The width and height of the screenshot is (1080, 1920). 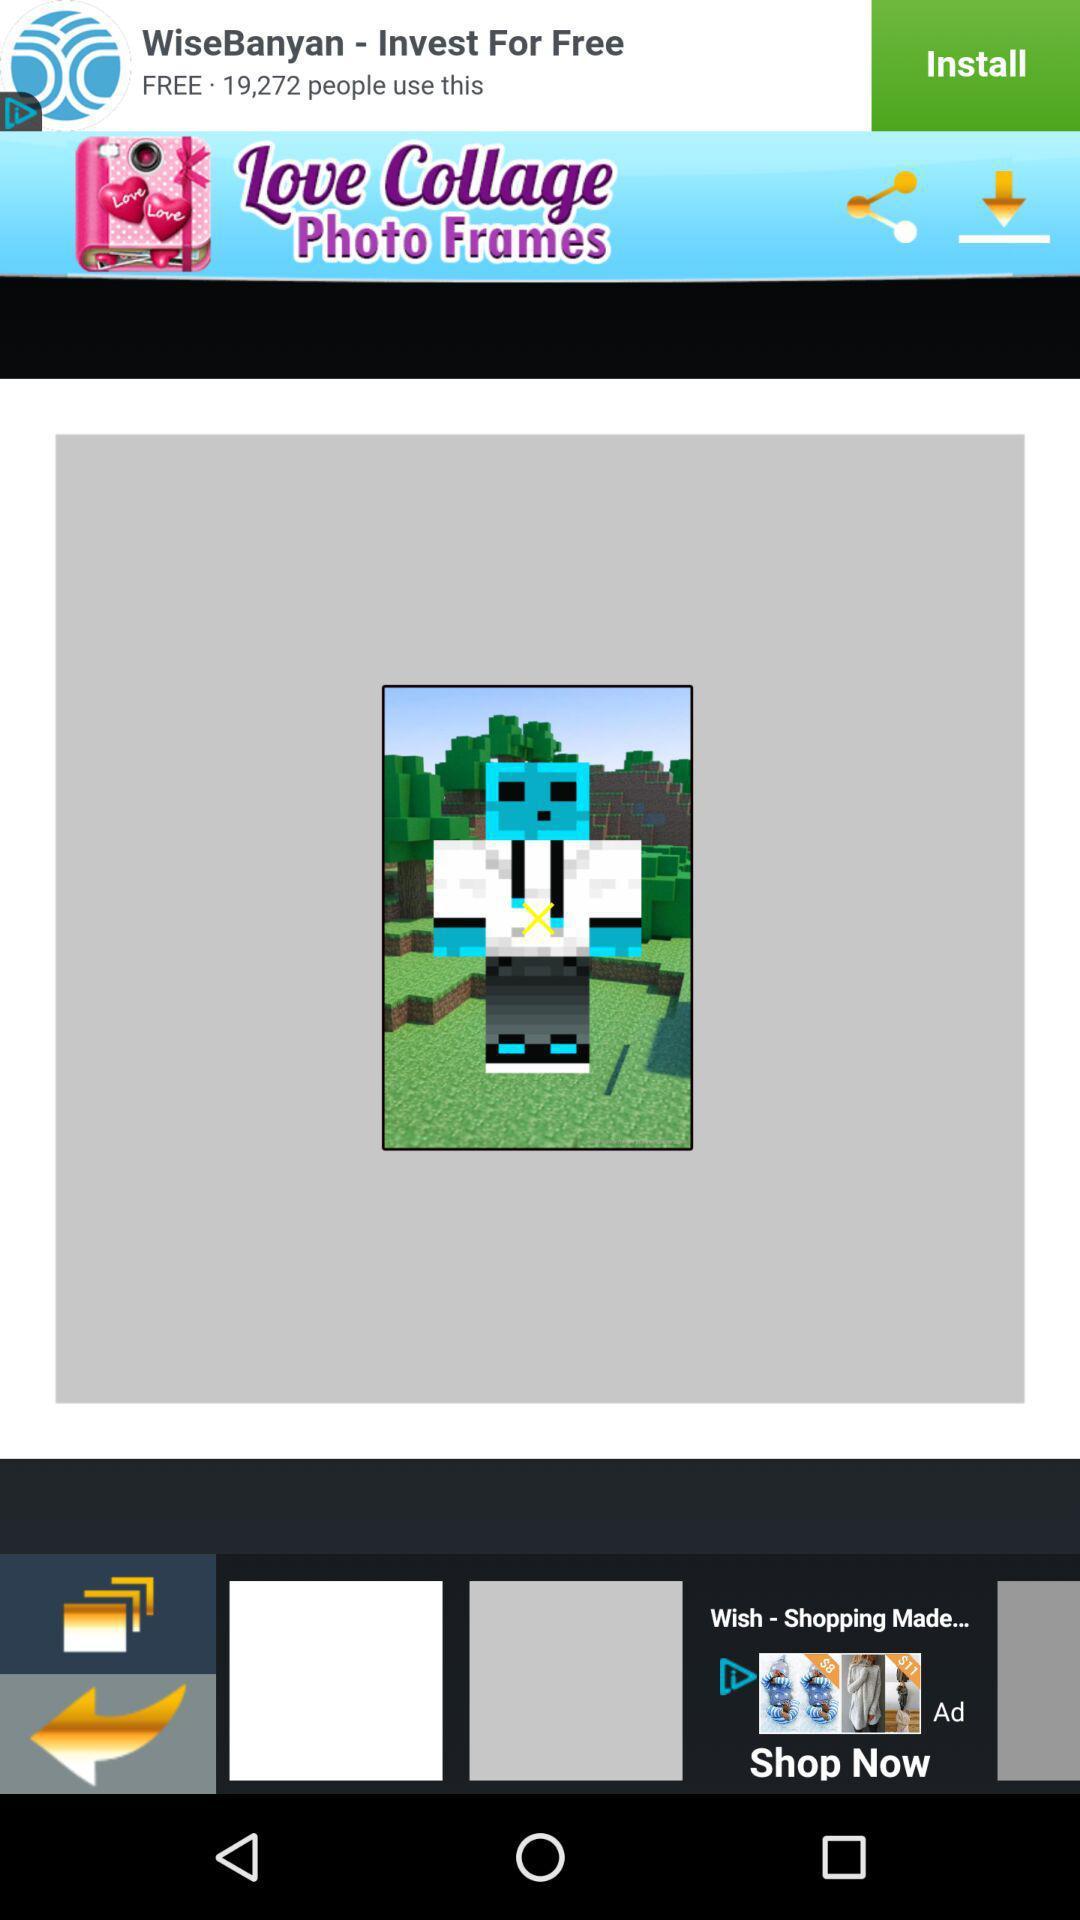 What do you see at coordinates (334, 1674) in the screenshot?
I see `for a blank page` at bounding box center [334, 1674].